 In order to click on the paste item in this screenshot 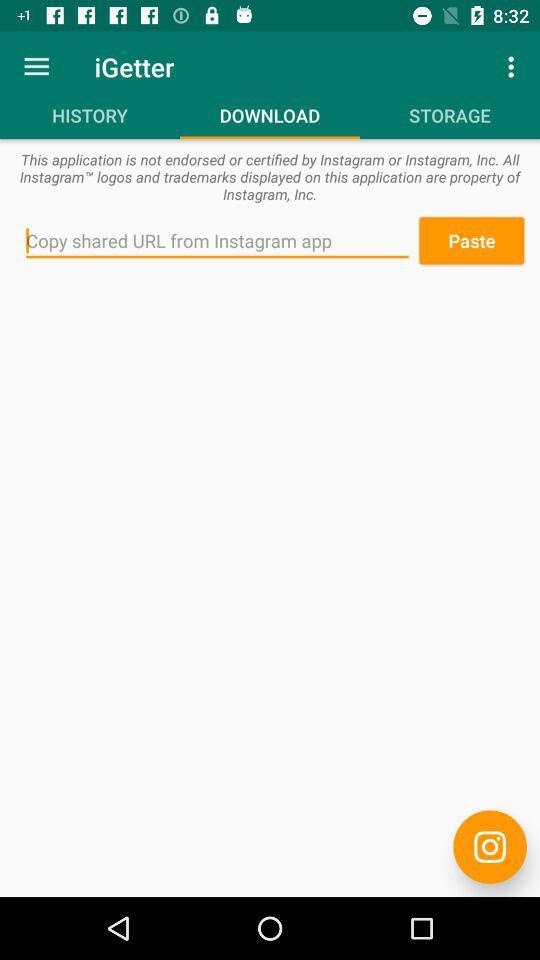, I will do `click(471, 240)`.